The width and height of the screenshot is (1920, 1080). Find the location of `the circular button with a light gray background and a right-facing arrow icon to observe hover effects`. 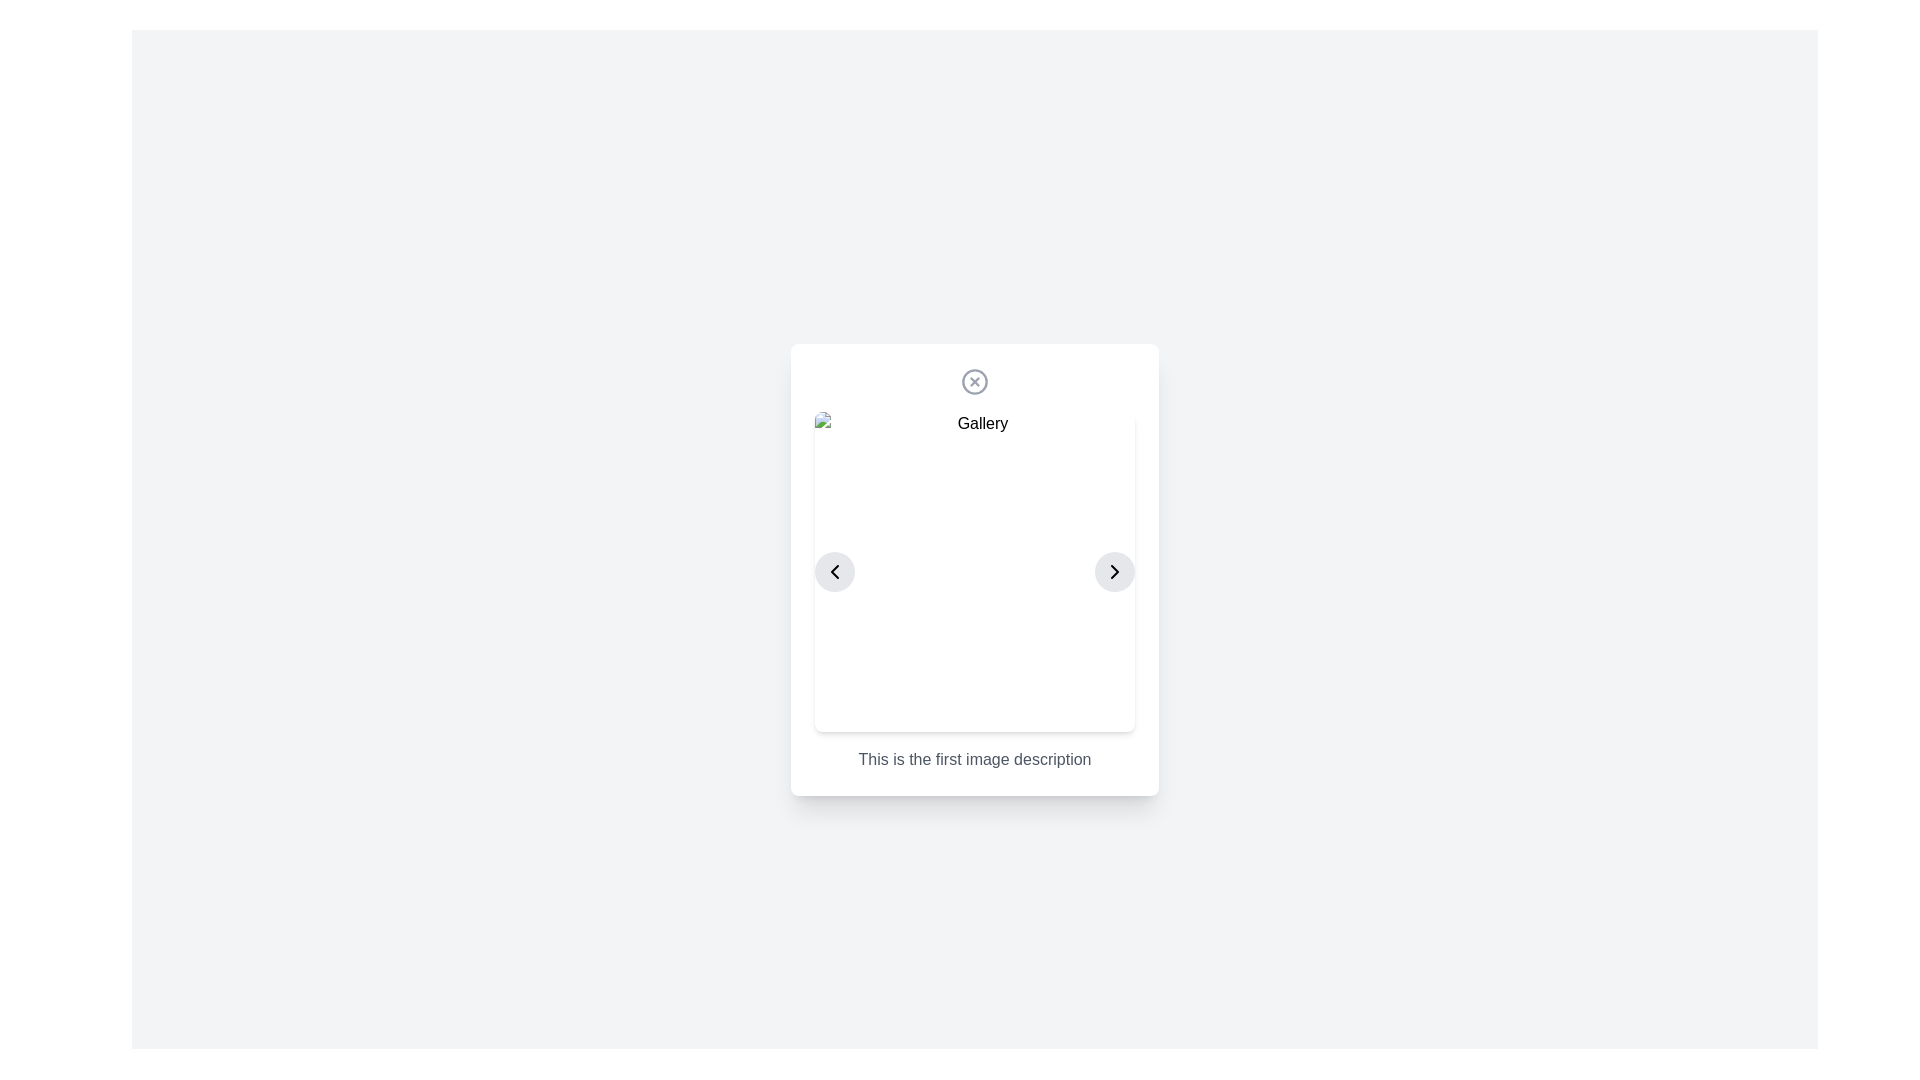

the circular button with a light gray background and a right-facing arrow icon to observe hover effects is located at coordinates (1113, 571).